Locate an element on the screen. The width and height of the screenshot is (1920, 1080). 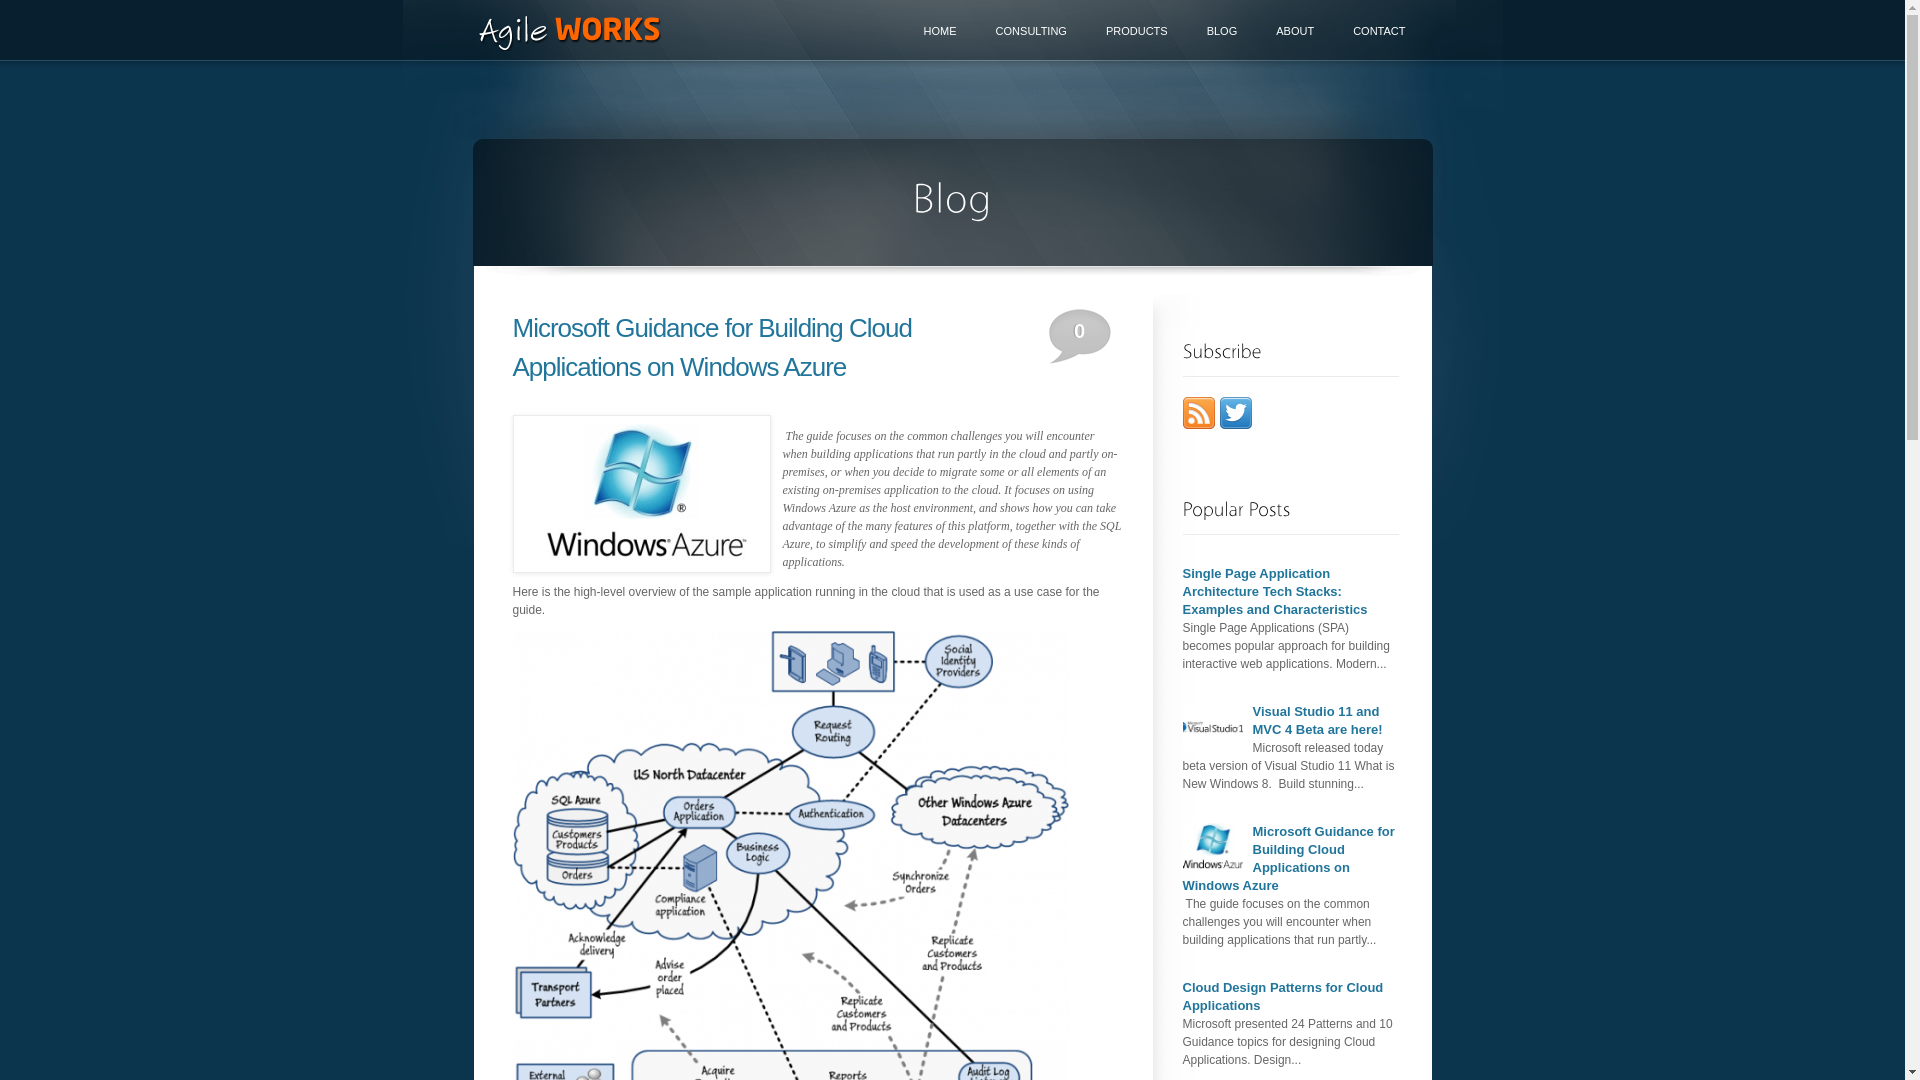
'CONTACT' is located at coordinates (1335, 31).